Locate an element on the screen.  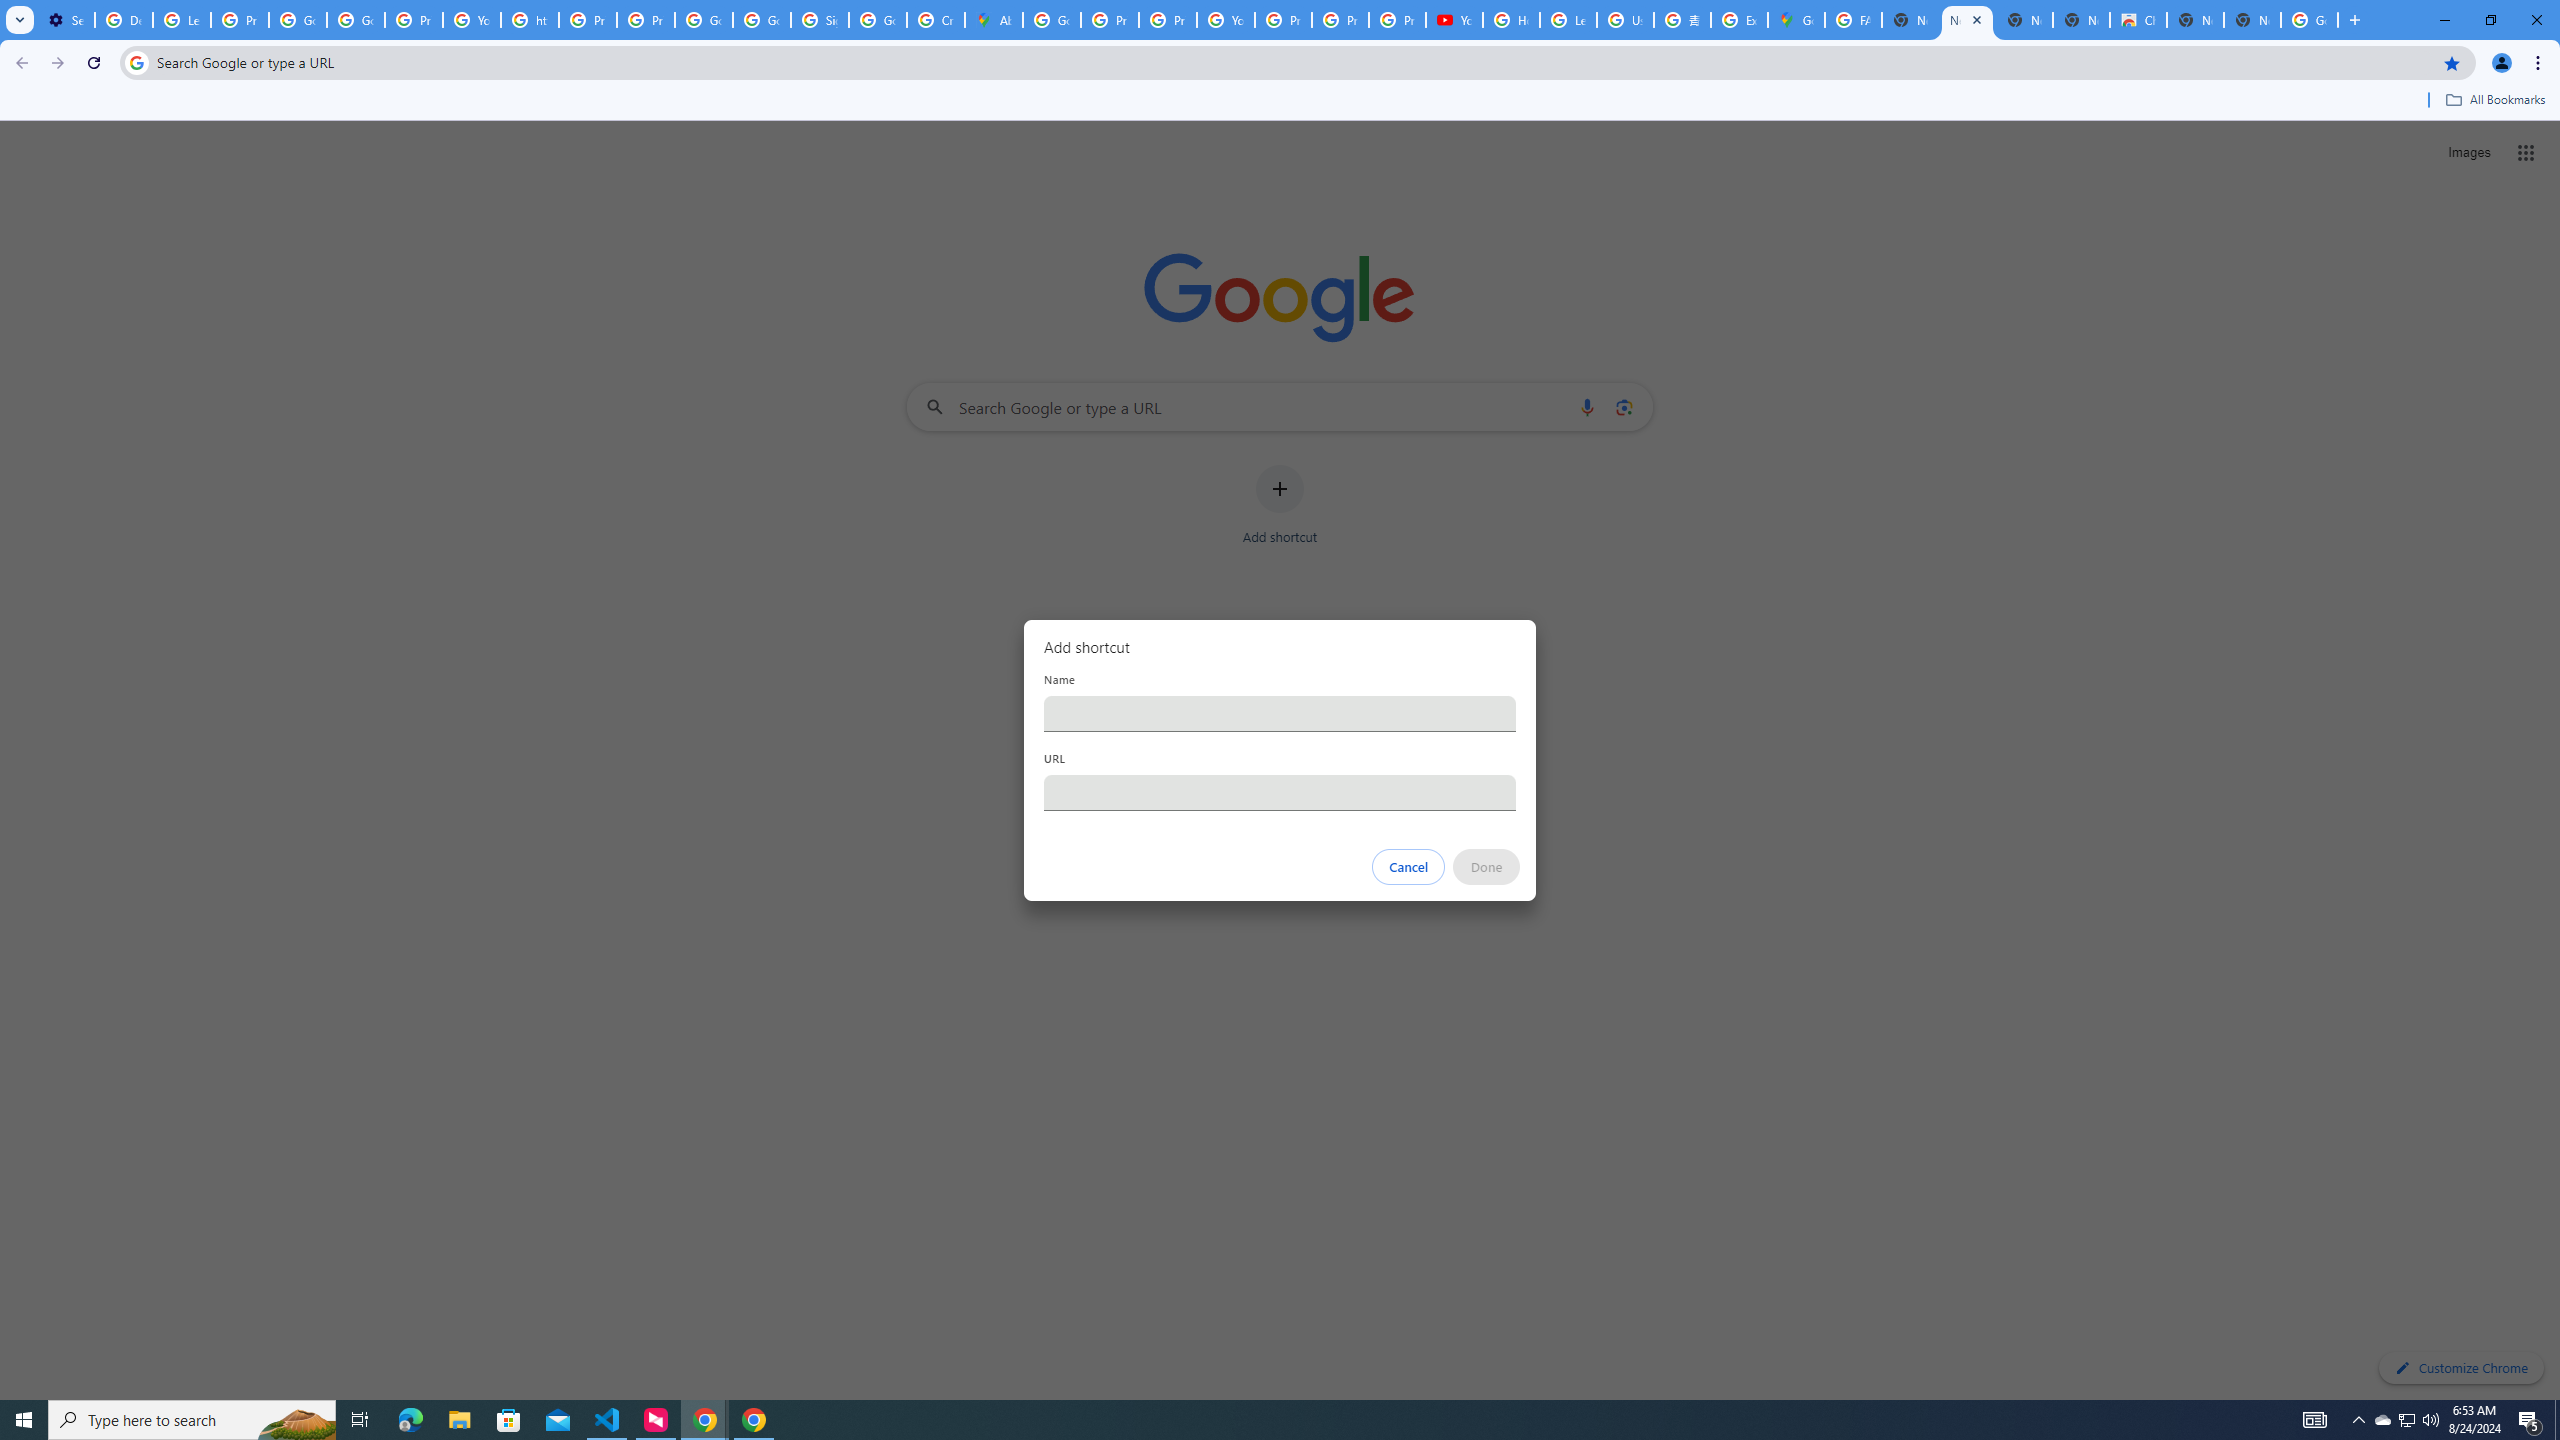
'Explore new street-level details - Google Maps Help' is located at coordinates (1738, 19).